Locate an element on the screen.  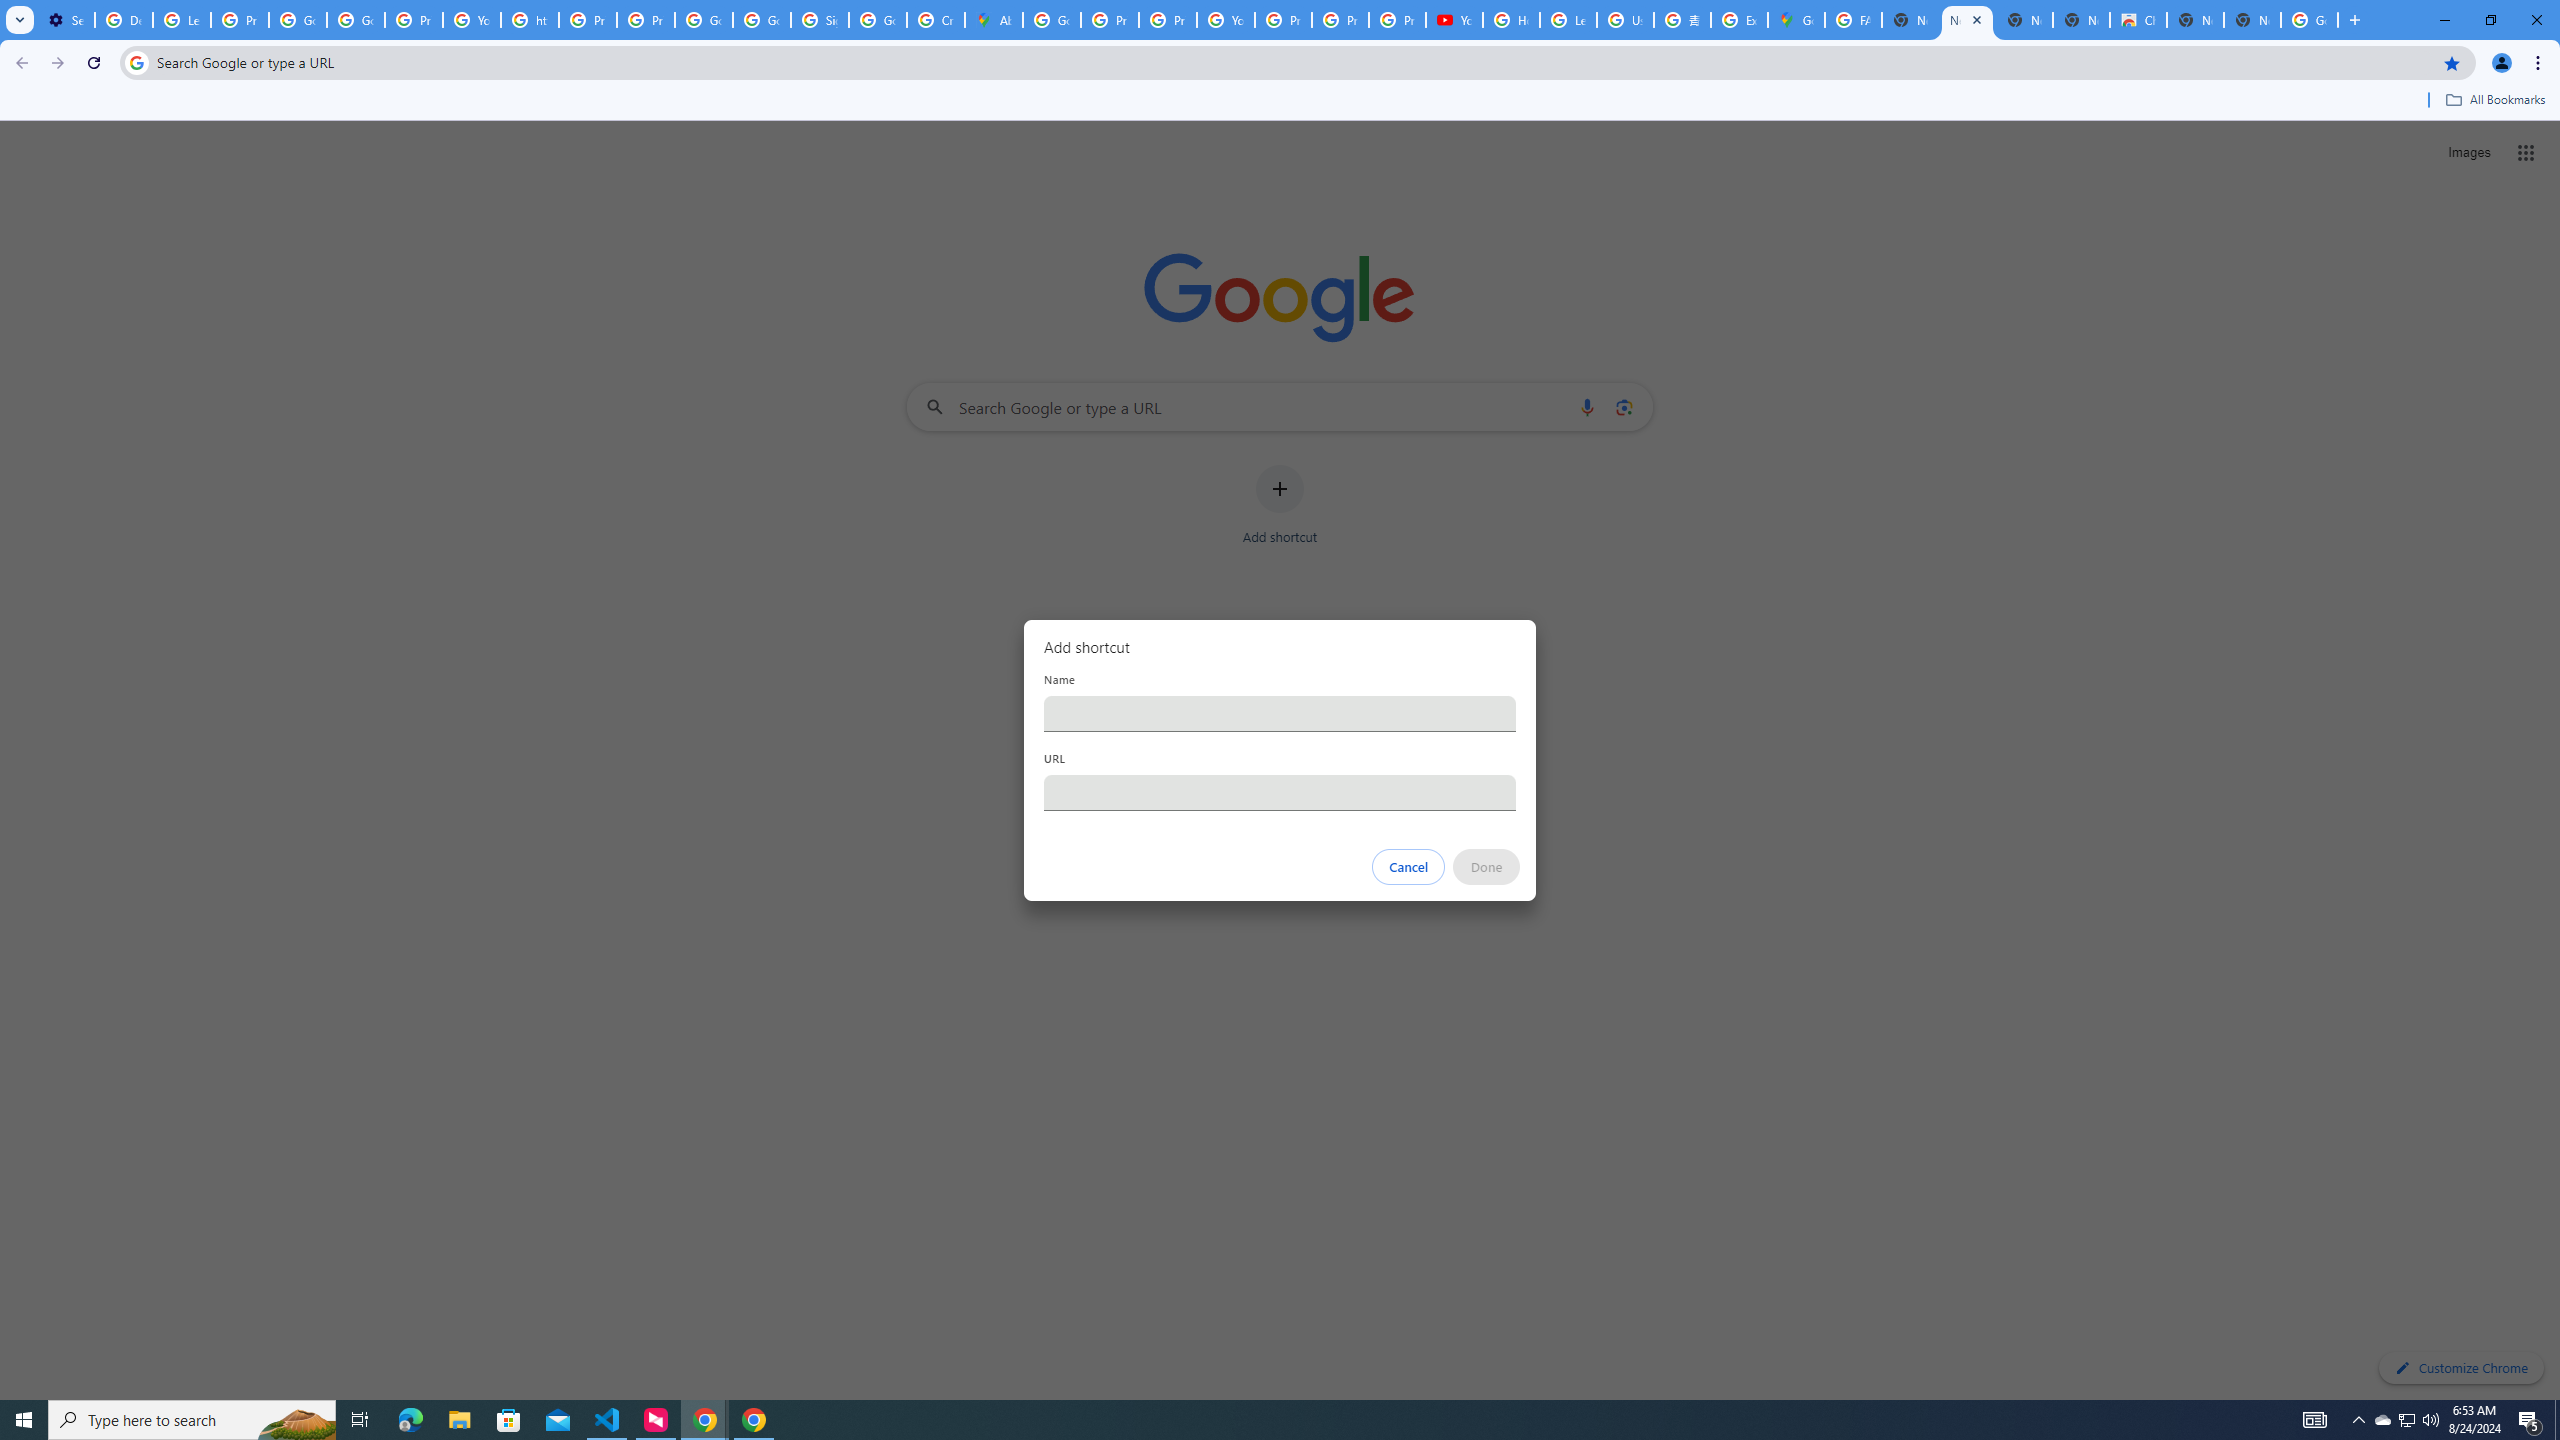
'Explore new street-level details - Google Maps Help' is located at coordinates (1738, 19).